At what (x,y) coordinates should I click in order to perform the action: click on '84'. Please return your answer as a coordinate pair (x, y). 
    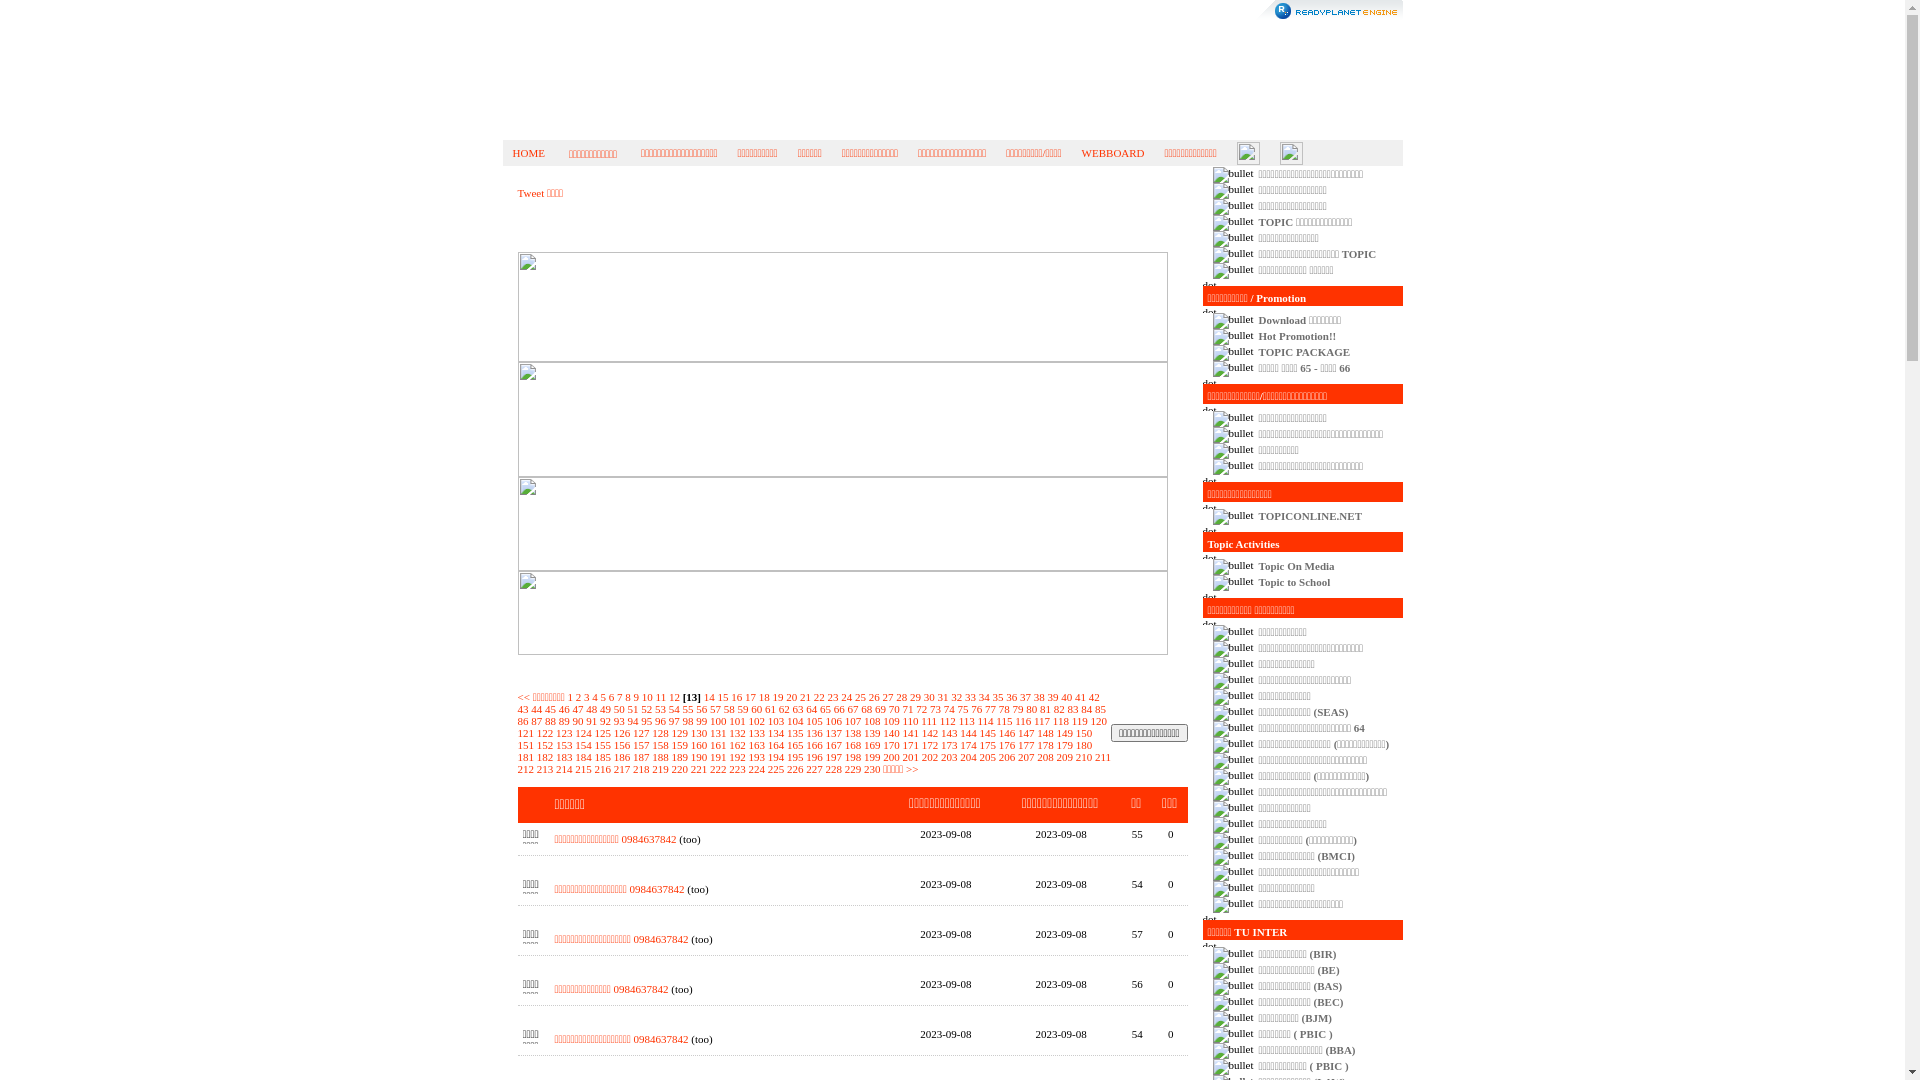
    Looking at the image, I should click on (1079, 708).